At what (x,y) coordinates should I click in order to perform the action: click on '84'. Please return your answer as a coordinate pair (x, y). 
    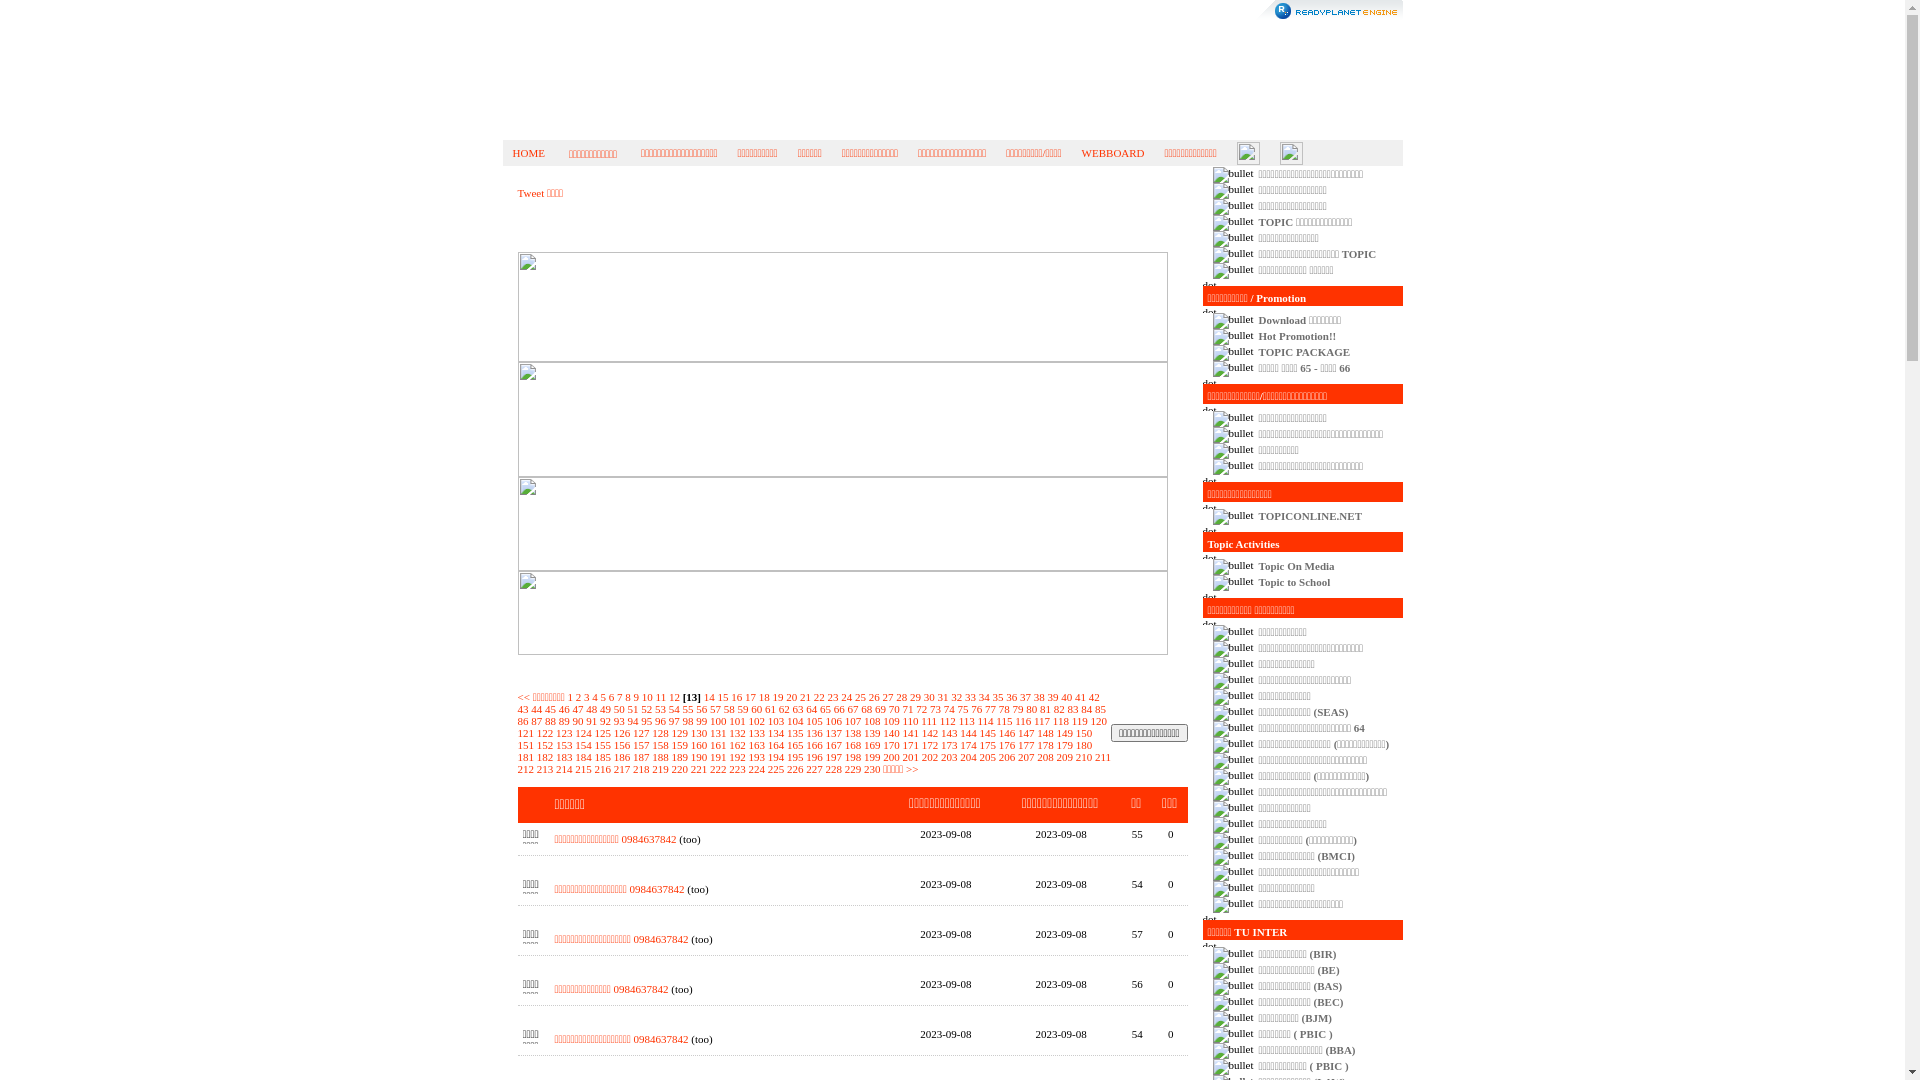
    Looking at the image, I should click on (1079, 708).